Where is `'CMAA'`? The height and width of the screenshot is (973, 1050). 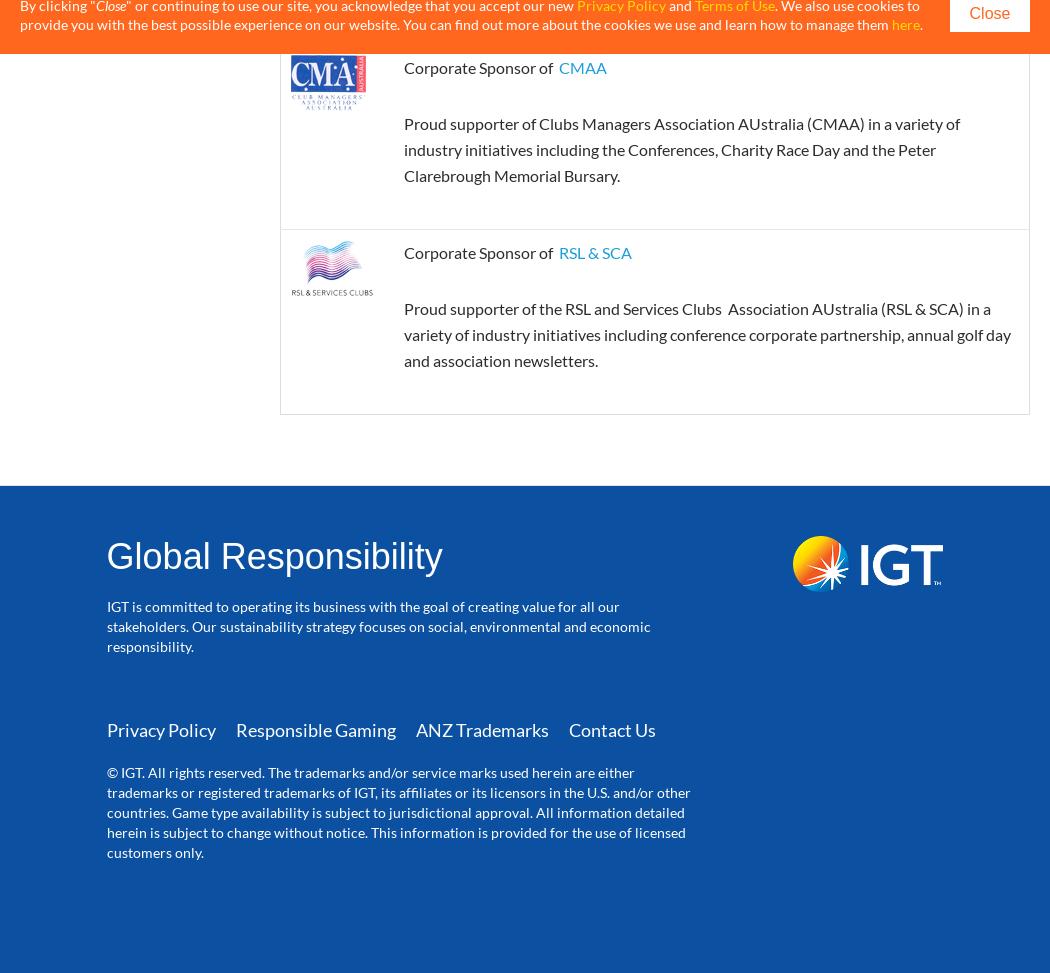
'CMAA' is located at coordinates (581, 66).